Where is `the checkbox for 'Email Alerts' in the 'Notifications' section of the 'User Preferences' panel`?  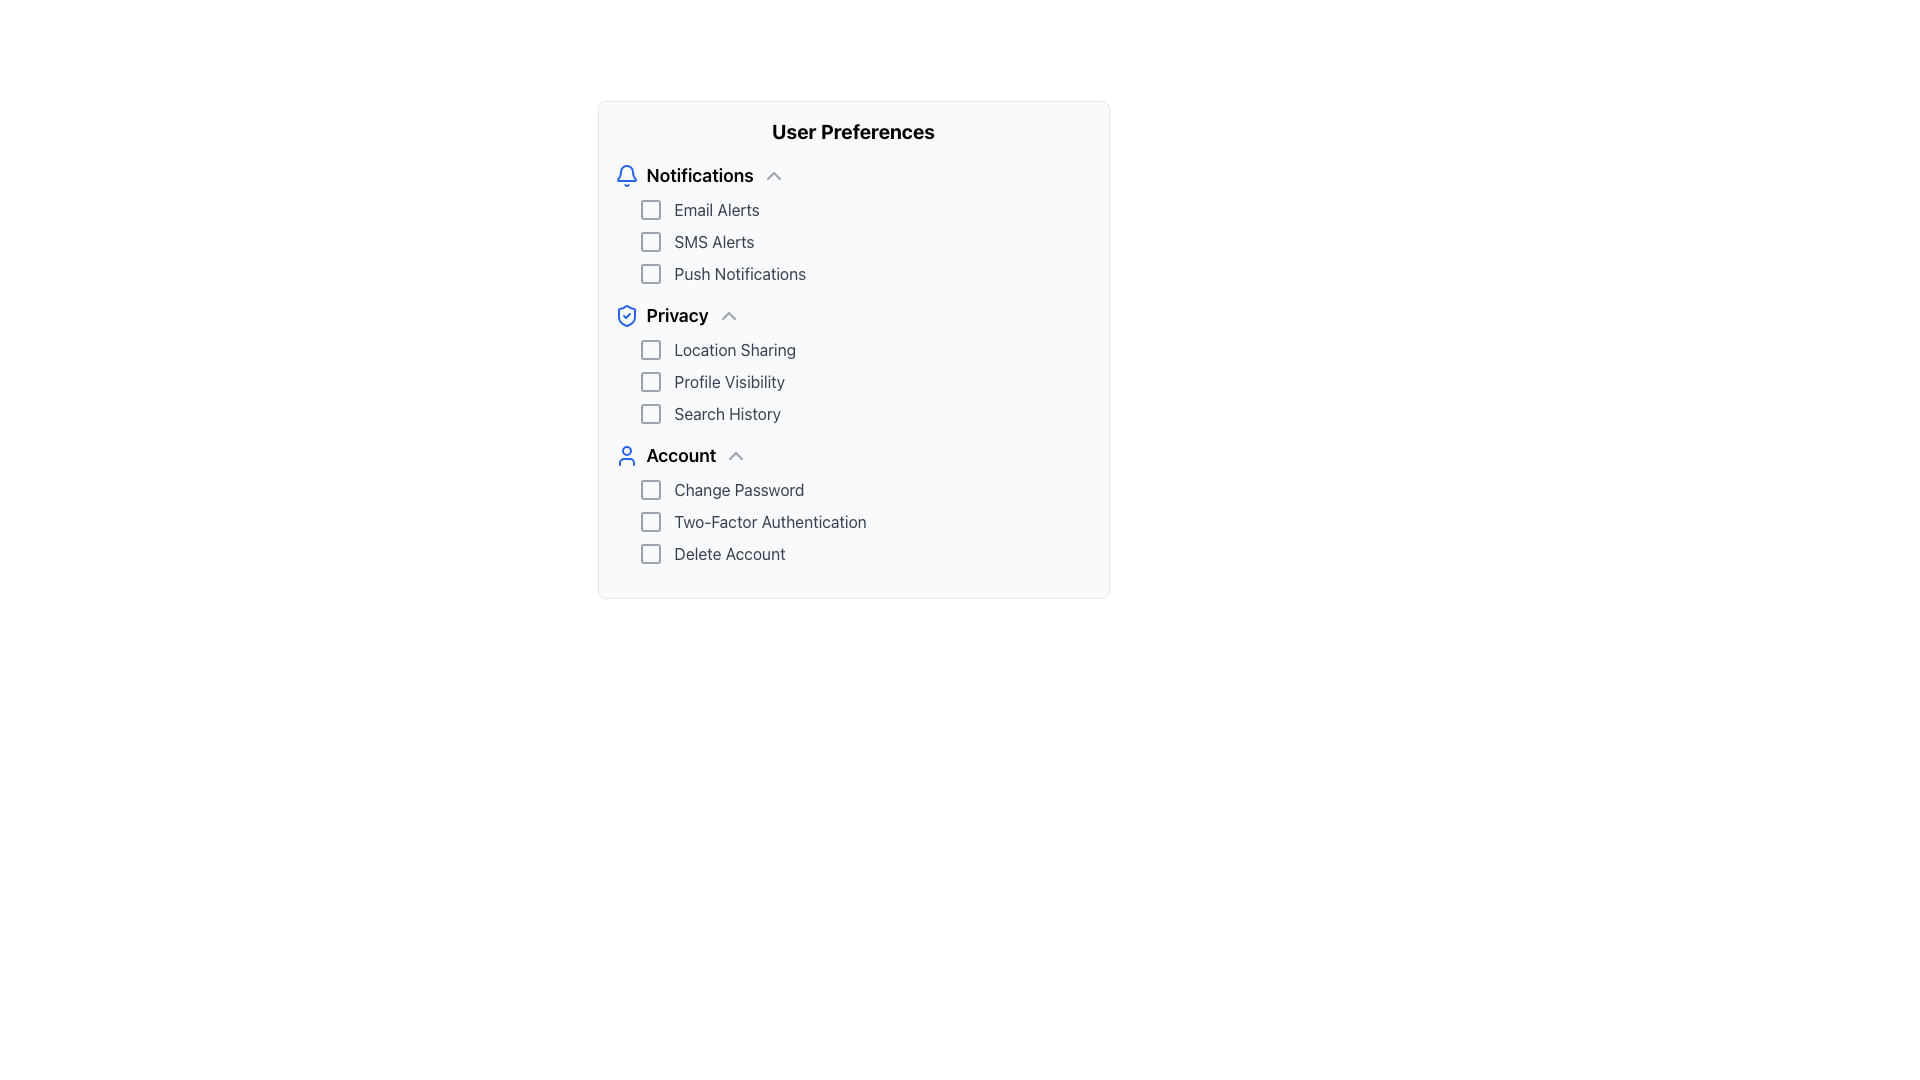 the checkbox for 'Email Alerts' in the 'Notifications' section of the 'User Preferences' panel is located at coordinates (650, 209).